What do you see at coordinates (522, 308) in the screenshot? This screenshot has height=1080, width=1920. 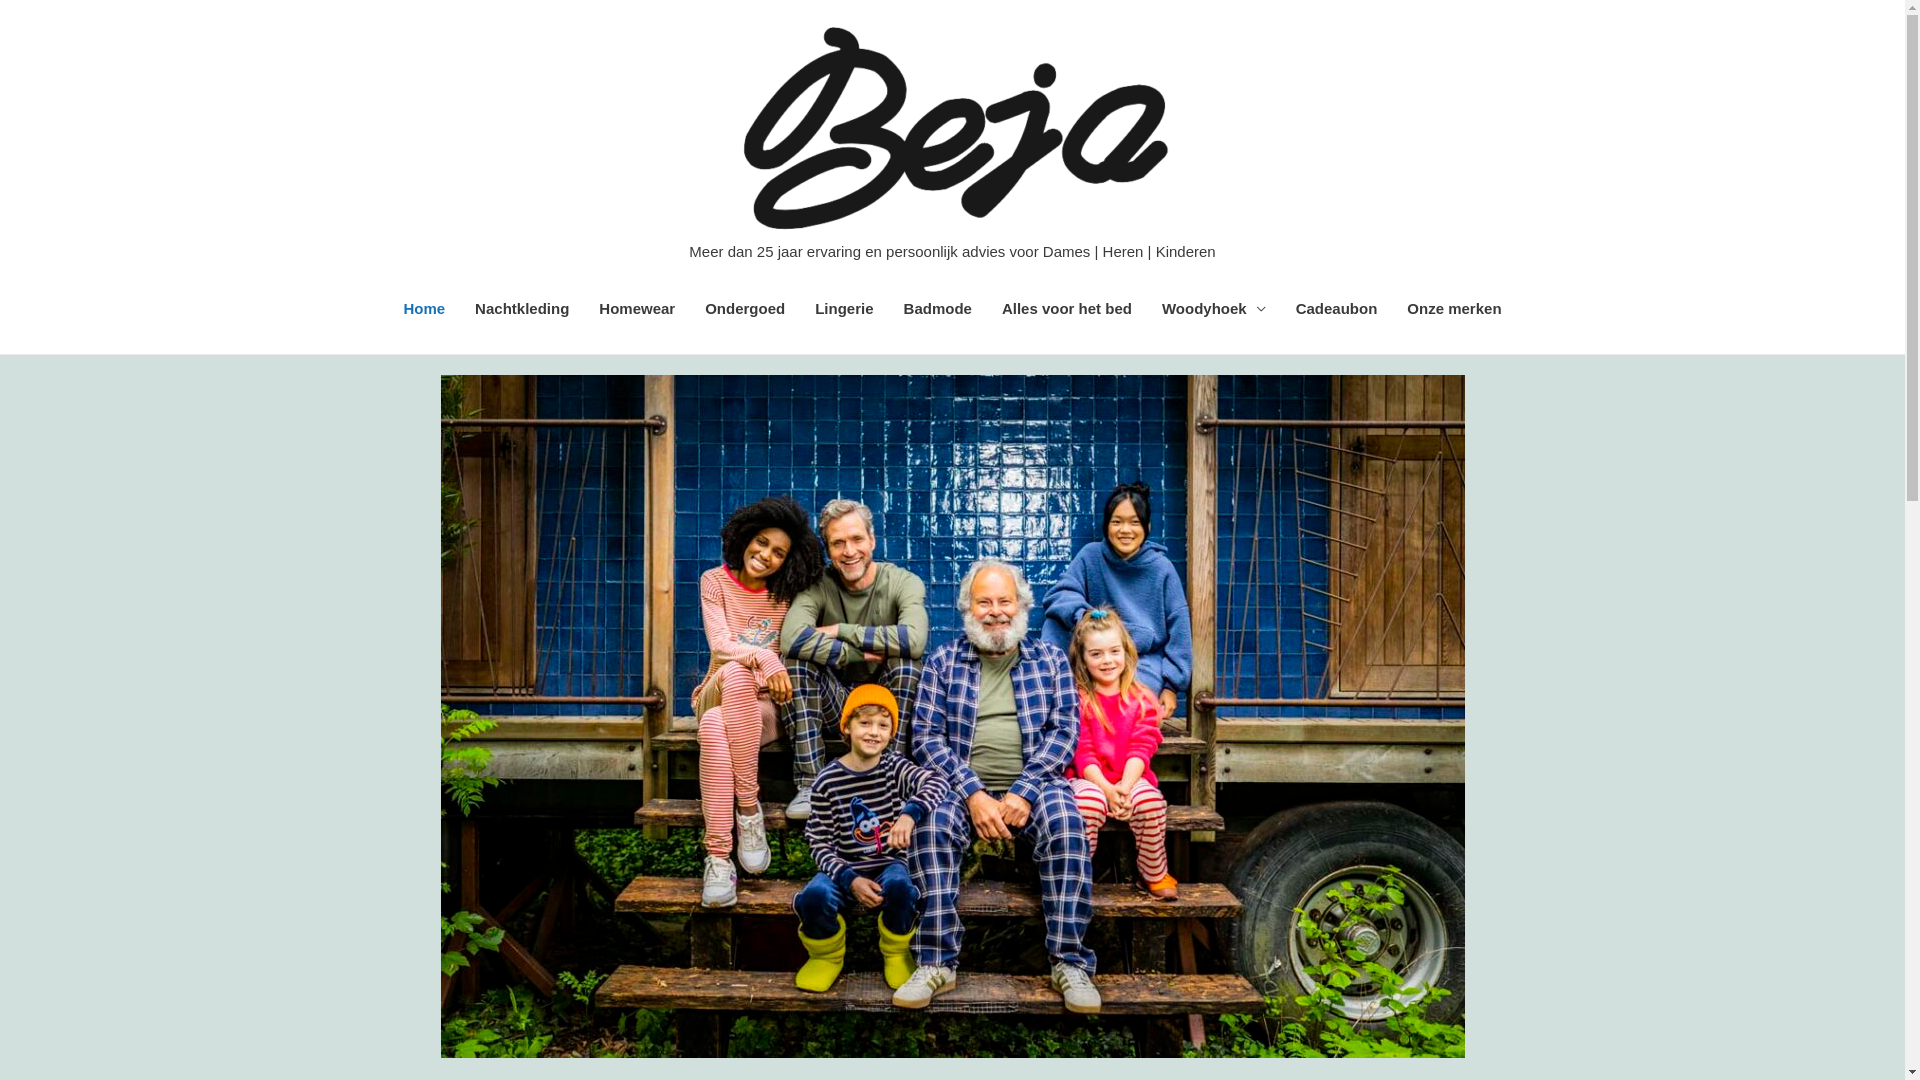 I see `'Nachtkleding'` at bounding box center [522, 308].